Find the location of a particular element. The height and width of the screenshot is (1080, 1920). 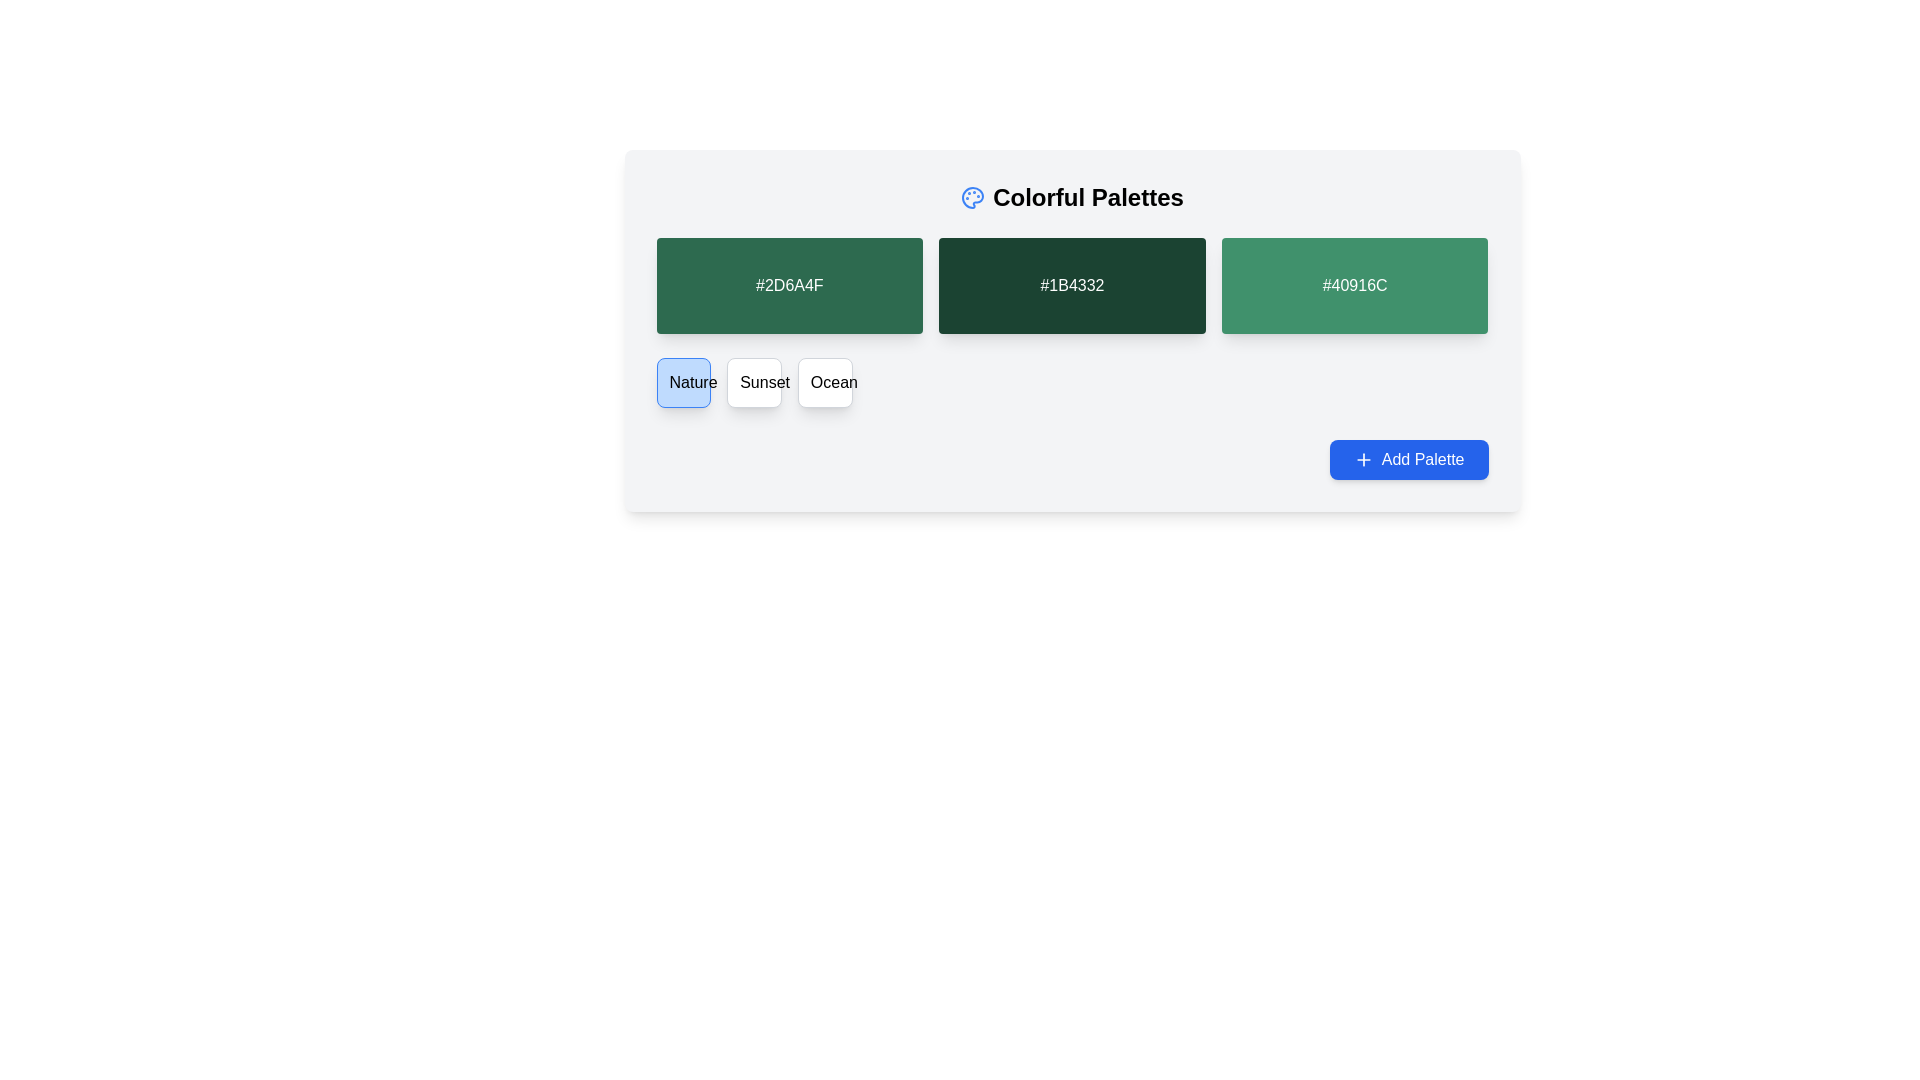

the prominent blue 'Add Palette' button with white text and a '+' icon is located at coordinates (1408, 459).